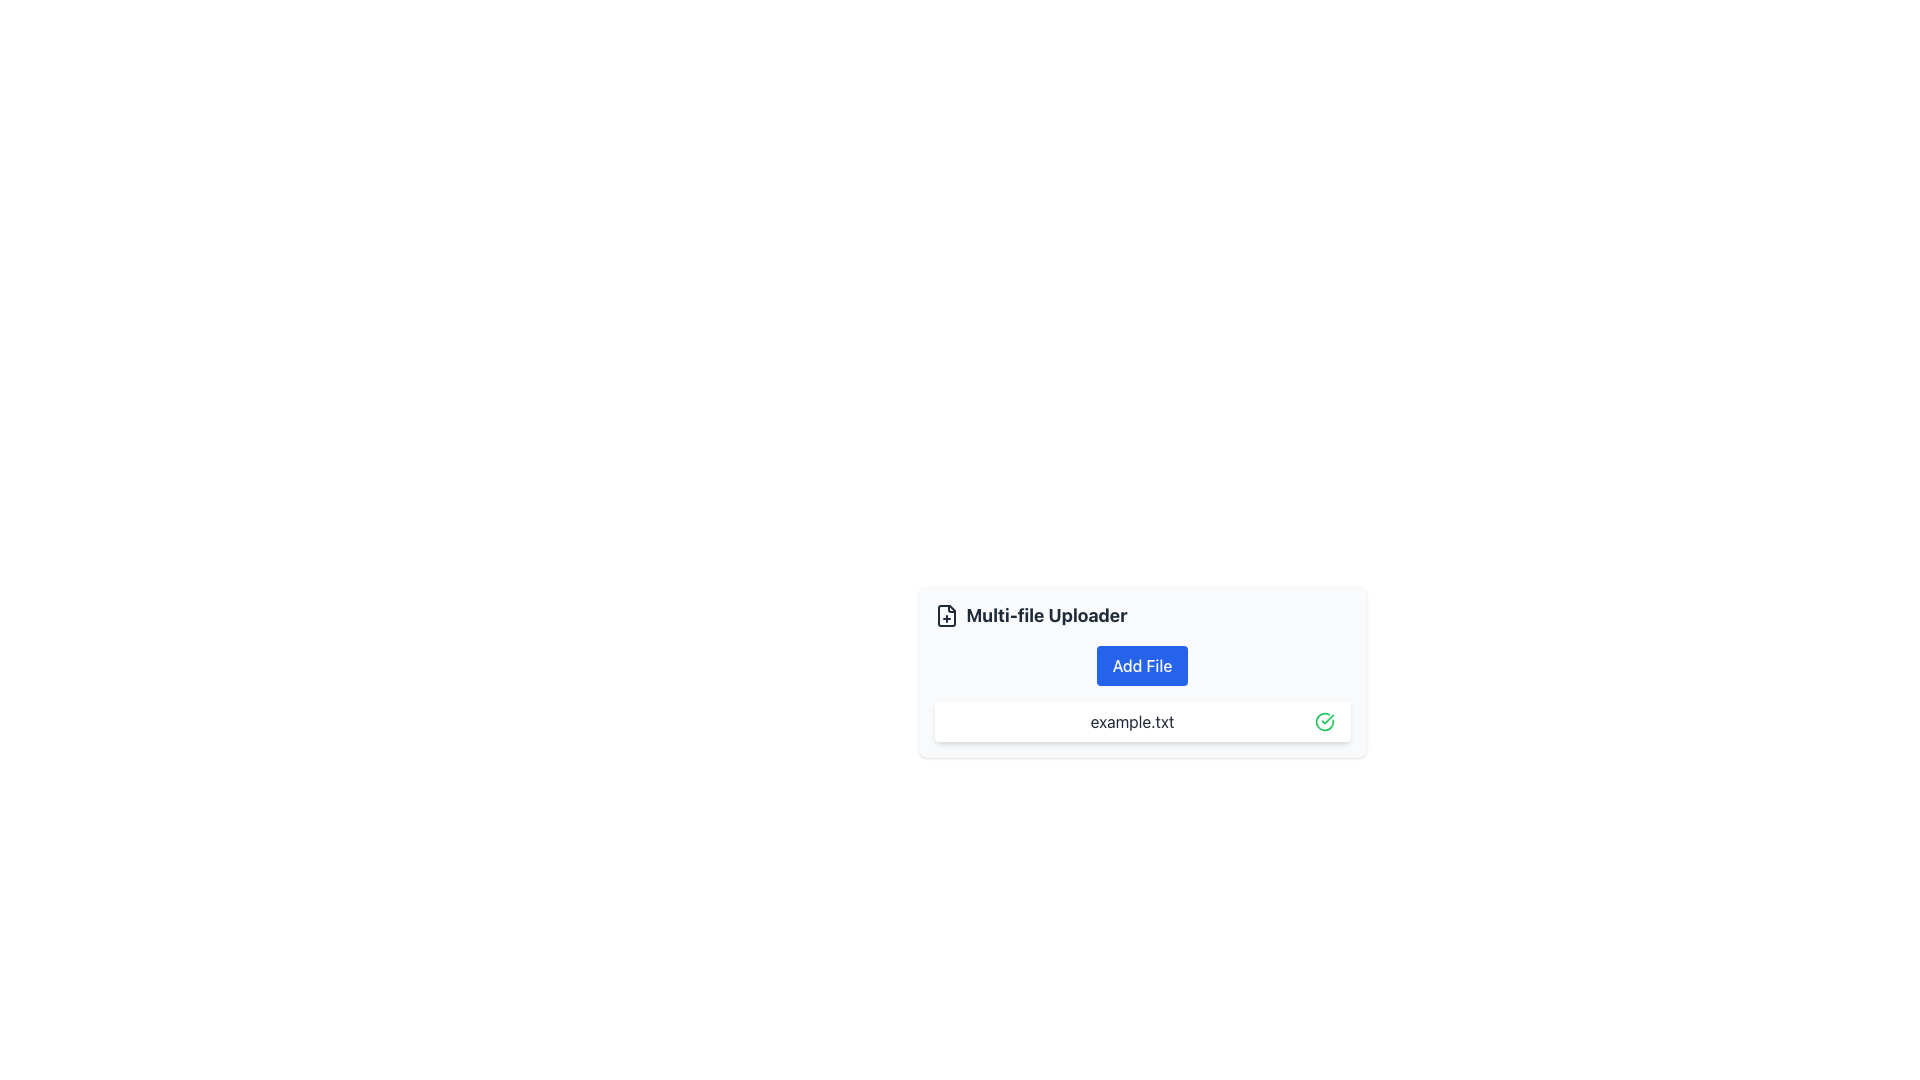 The width and height of the screenshot is (1920, 1080). Describe the element at coordinates (945, 615) in the screenshot. I see `the file icon located in the upper left corner of the uploader interface, which visually represents a file and is part of a multi-file uploader` at that location.